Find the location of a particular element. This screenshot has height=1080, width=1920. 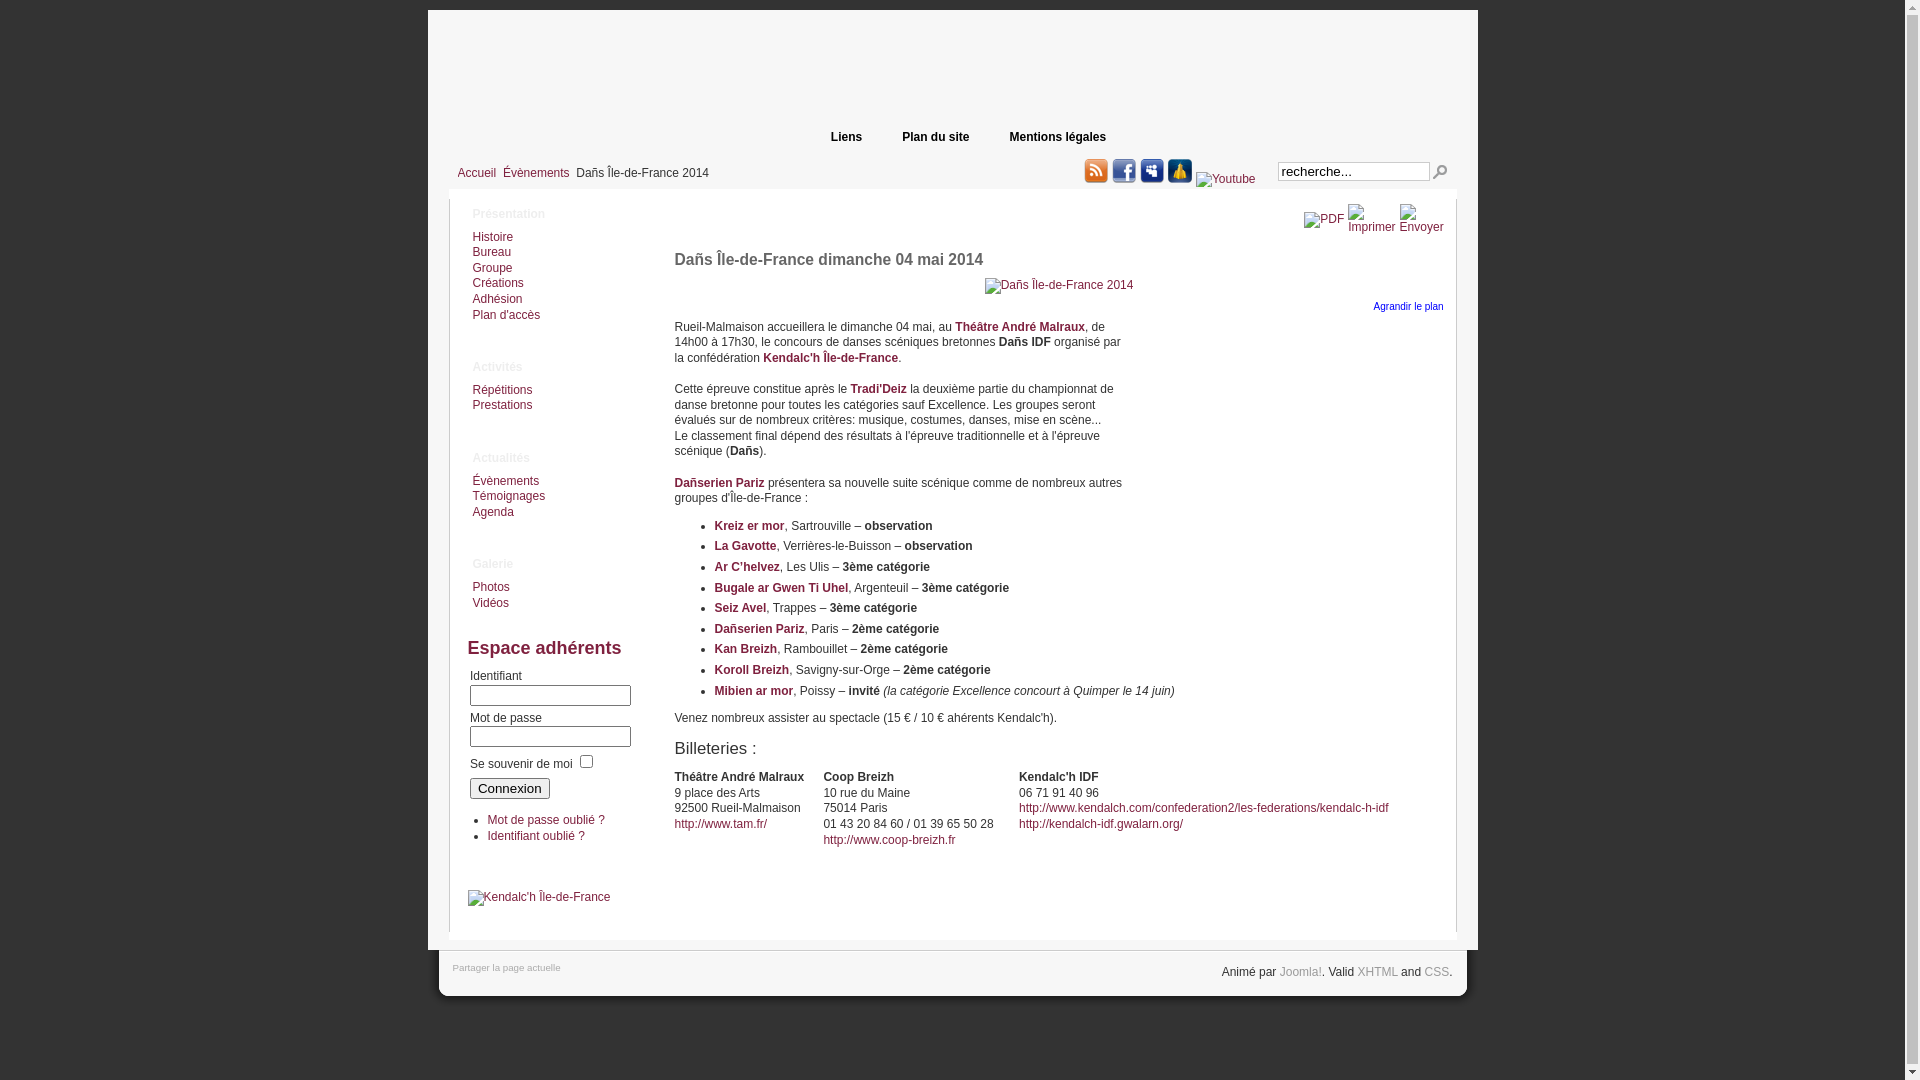

'Suivez-nous sur Myspace' is located at coordinates (1152, 169).